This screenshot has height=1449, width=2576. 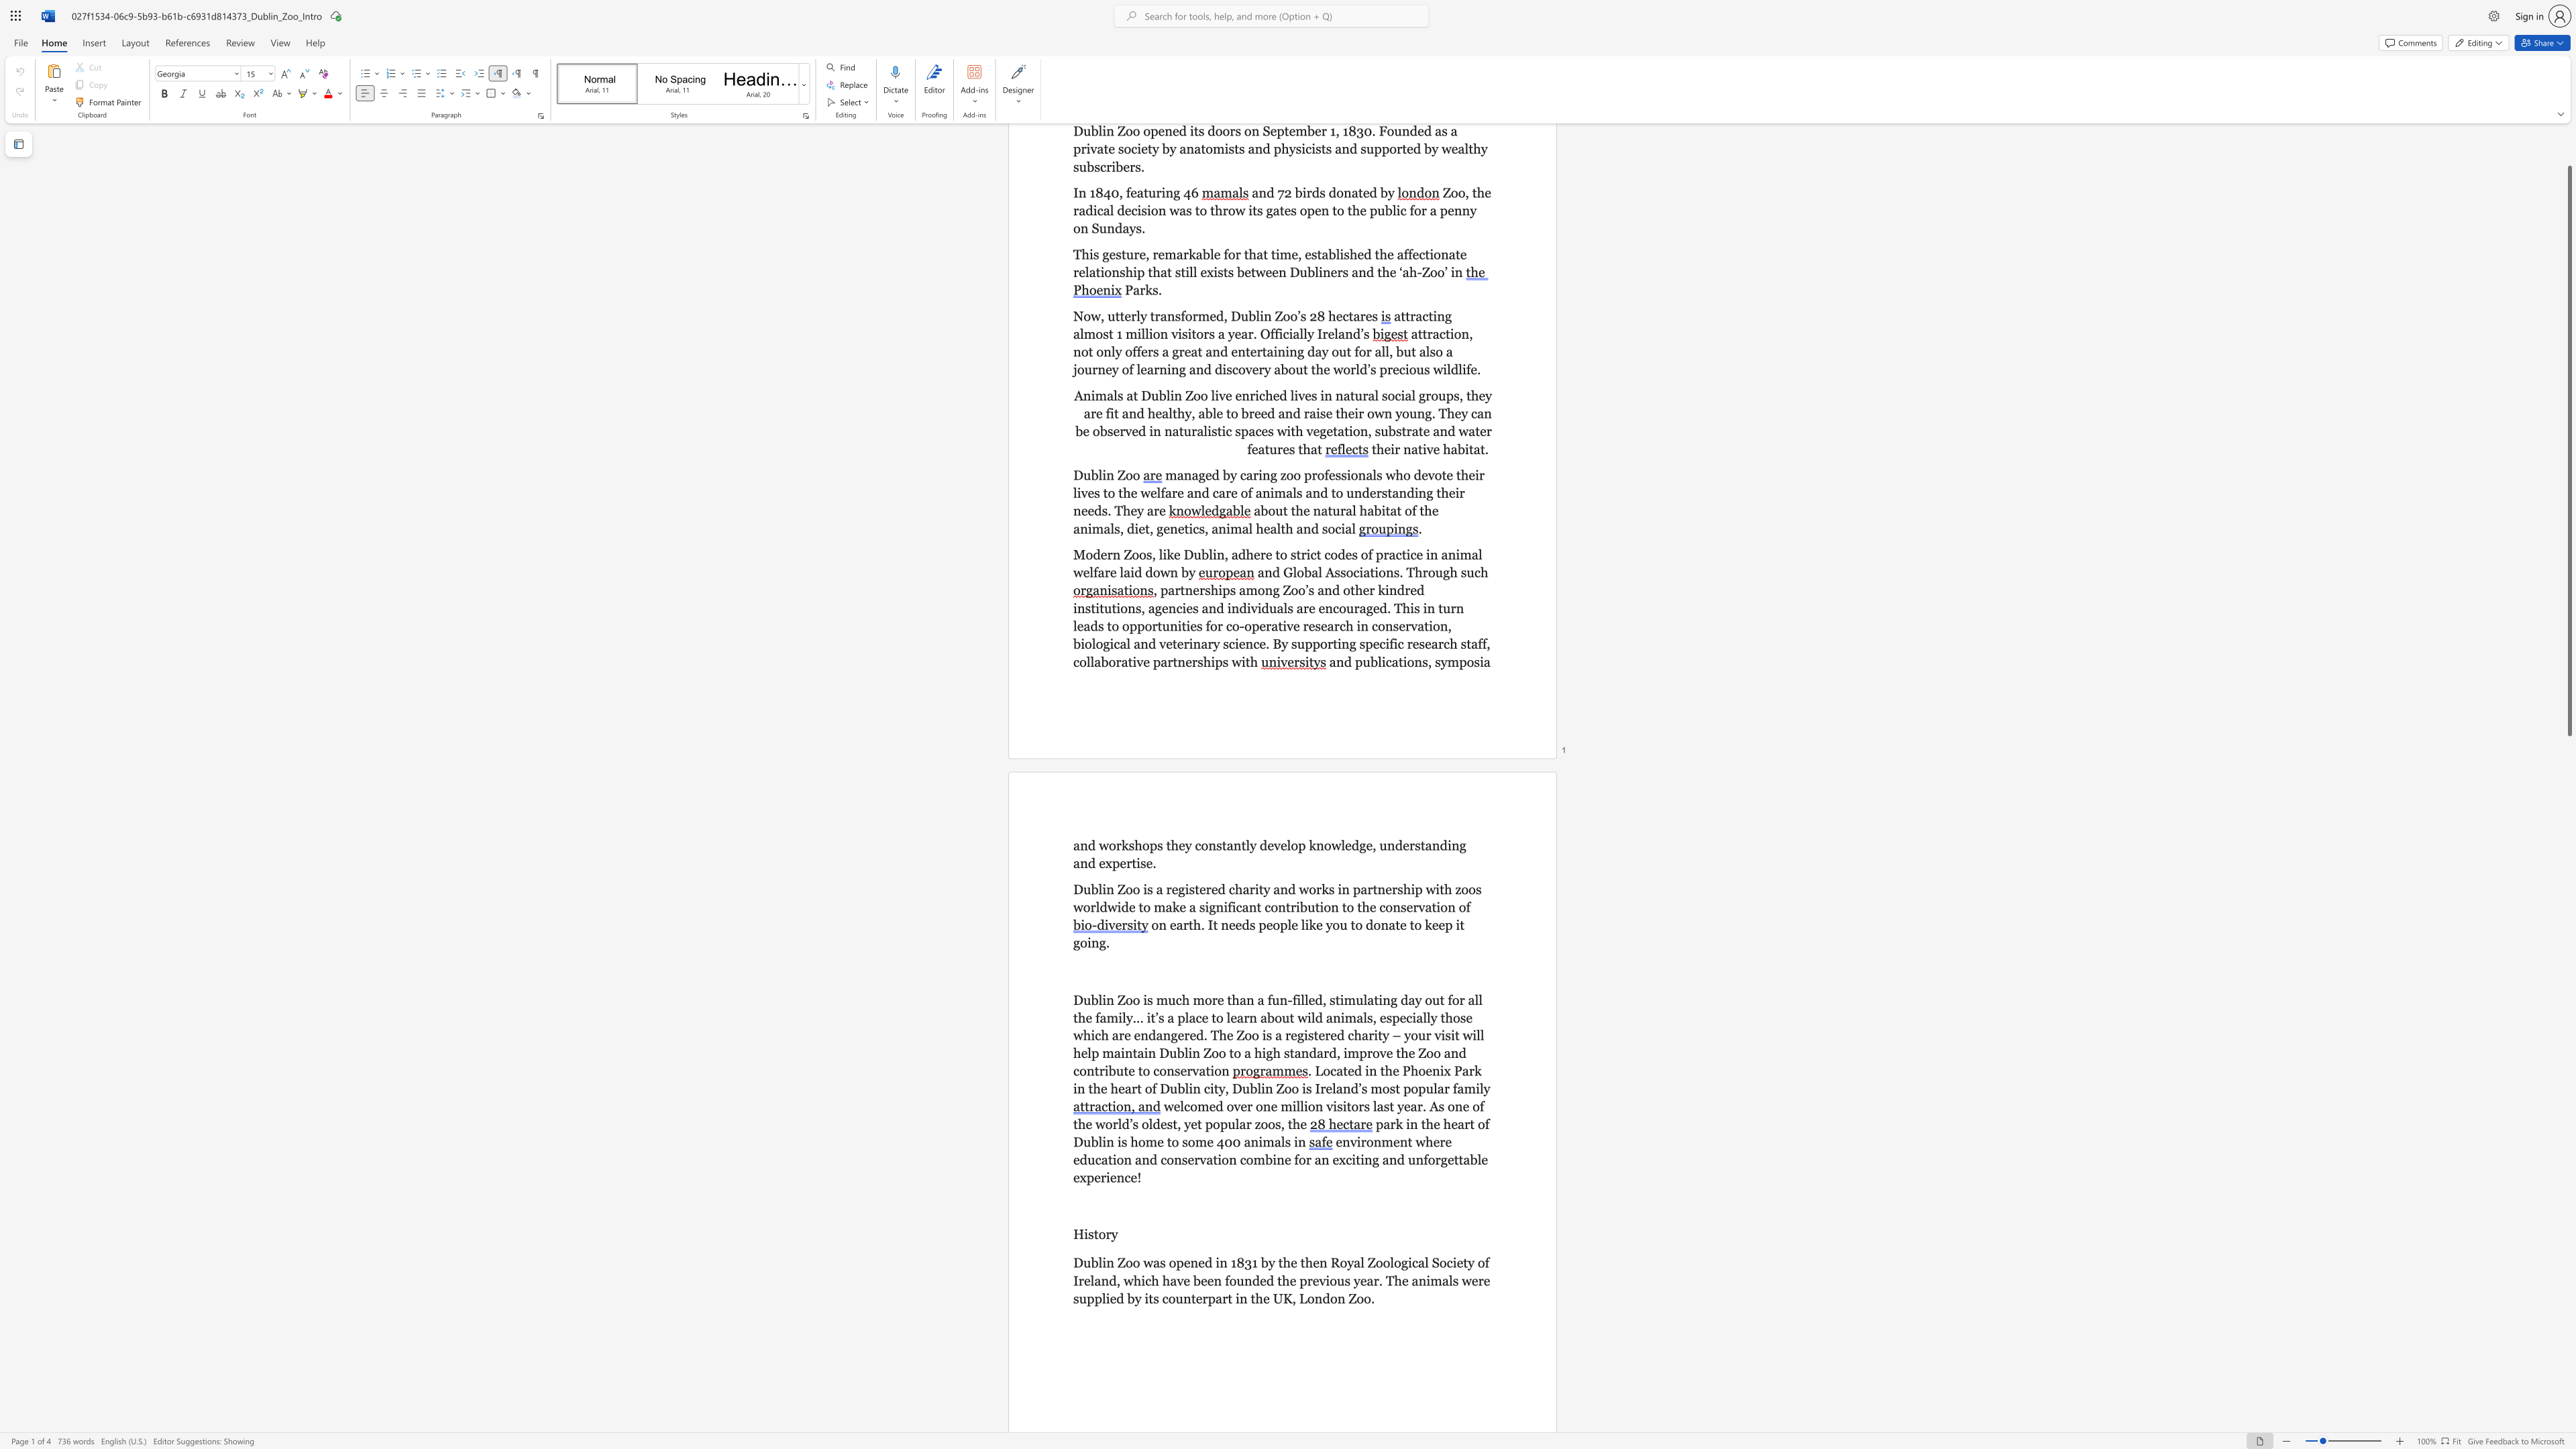 What do you see at coordinates (1073, 316) in the screenshot?
I see `the subset text "Now, u" within the text "Now, utterly transformed, Dublin Zoo’s 28 hectares"` at bounding box center [1073, 316].